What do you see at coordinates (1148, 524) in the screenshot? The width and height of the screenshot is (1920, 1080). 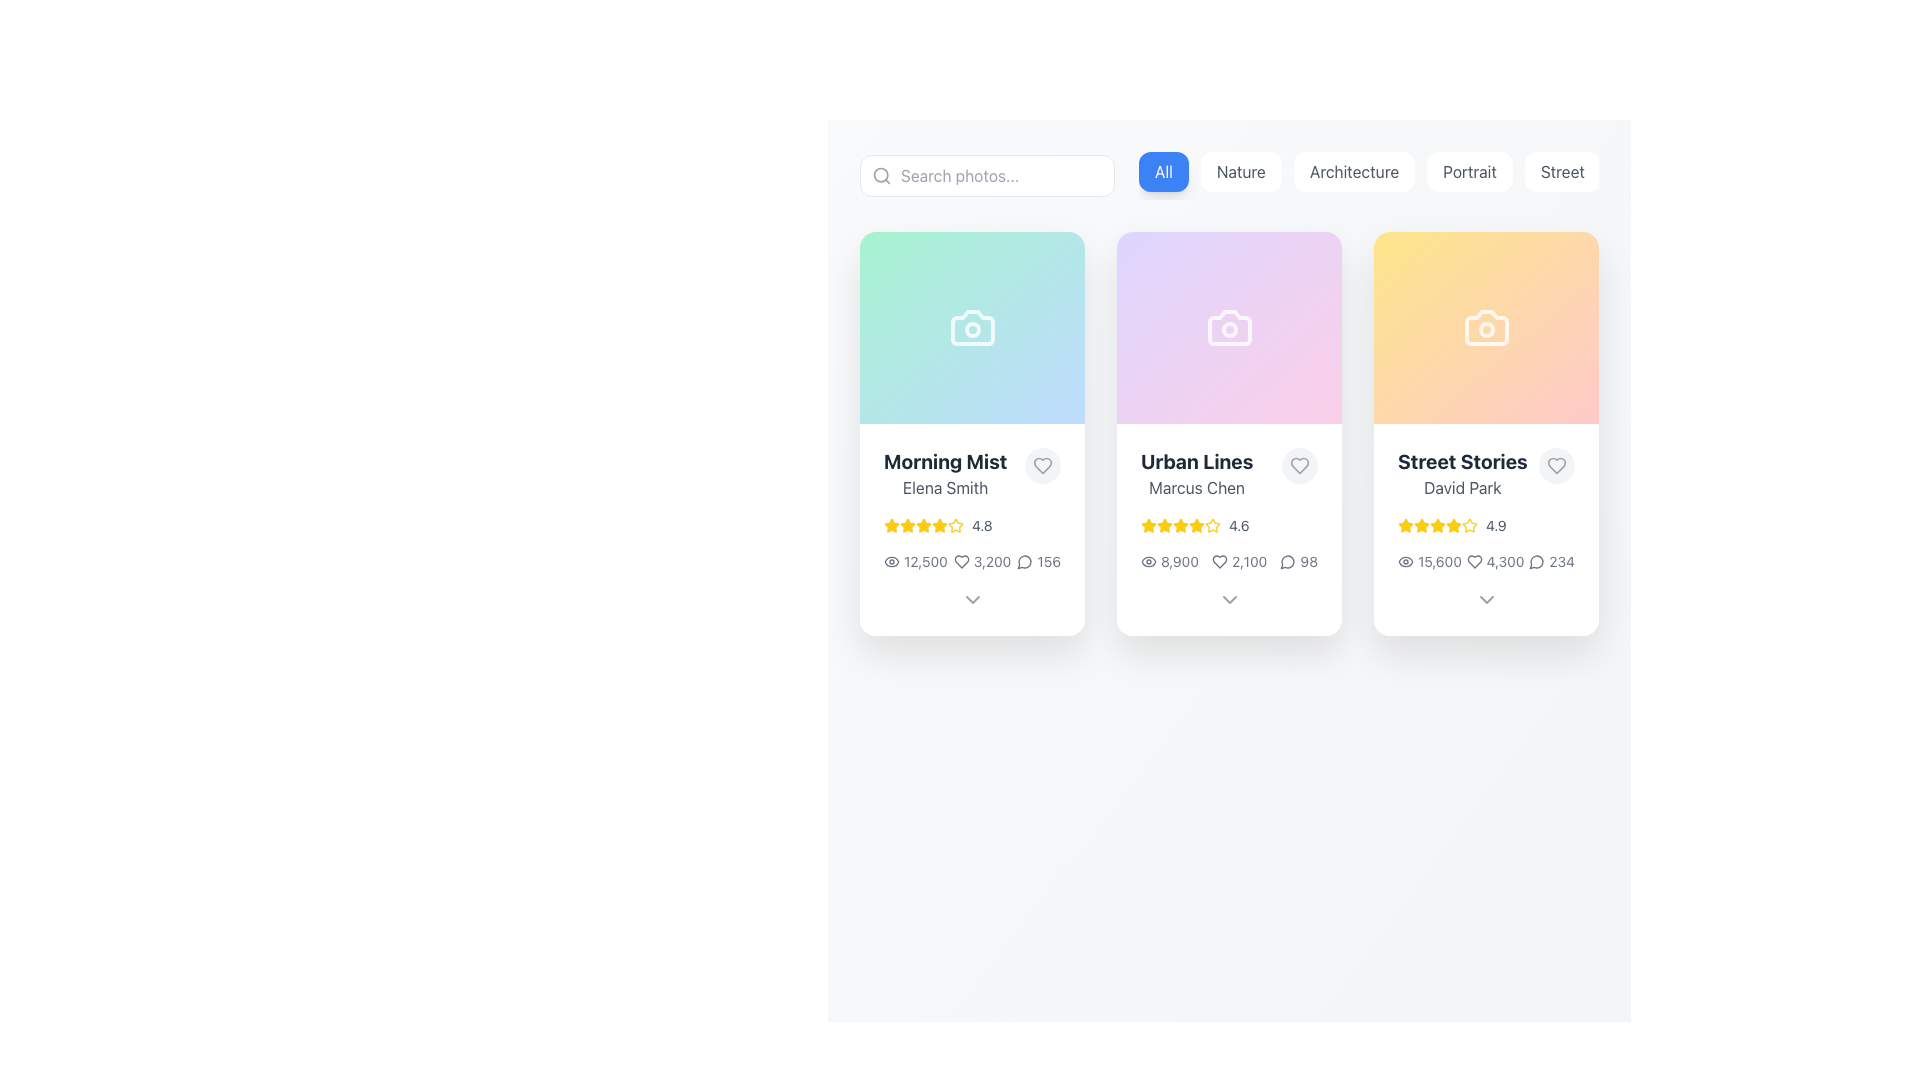 I see `the fifth star icon in the rating section under the card titled 'Urban Lines' by Marcus Chen` at bounding box center [1148, 524].